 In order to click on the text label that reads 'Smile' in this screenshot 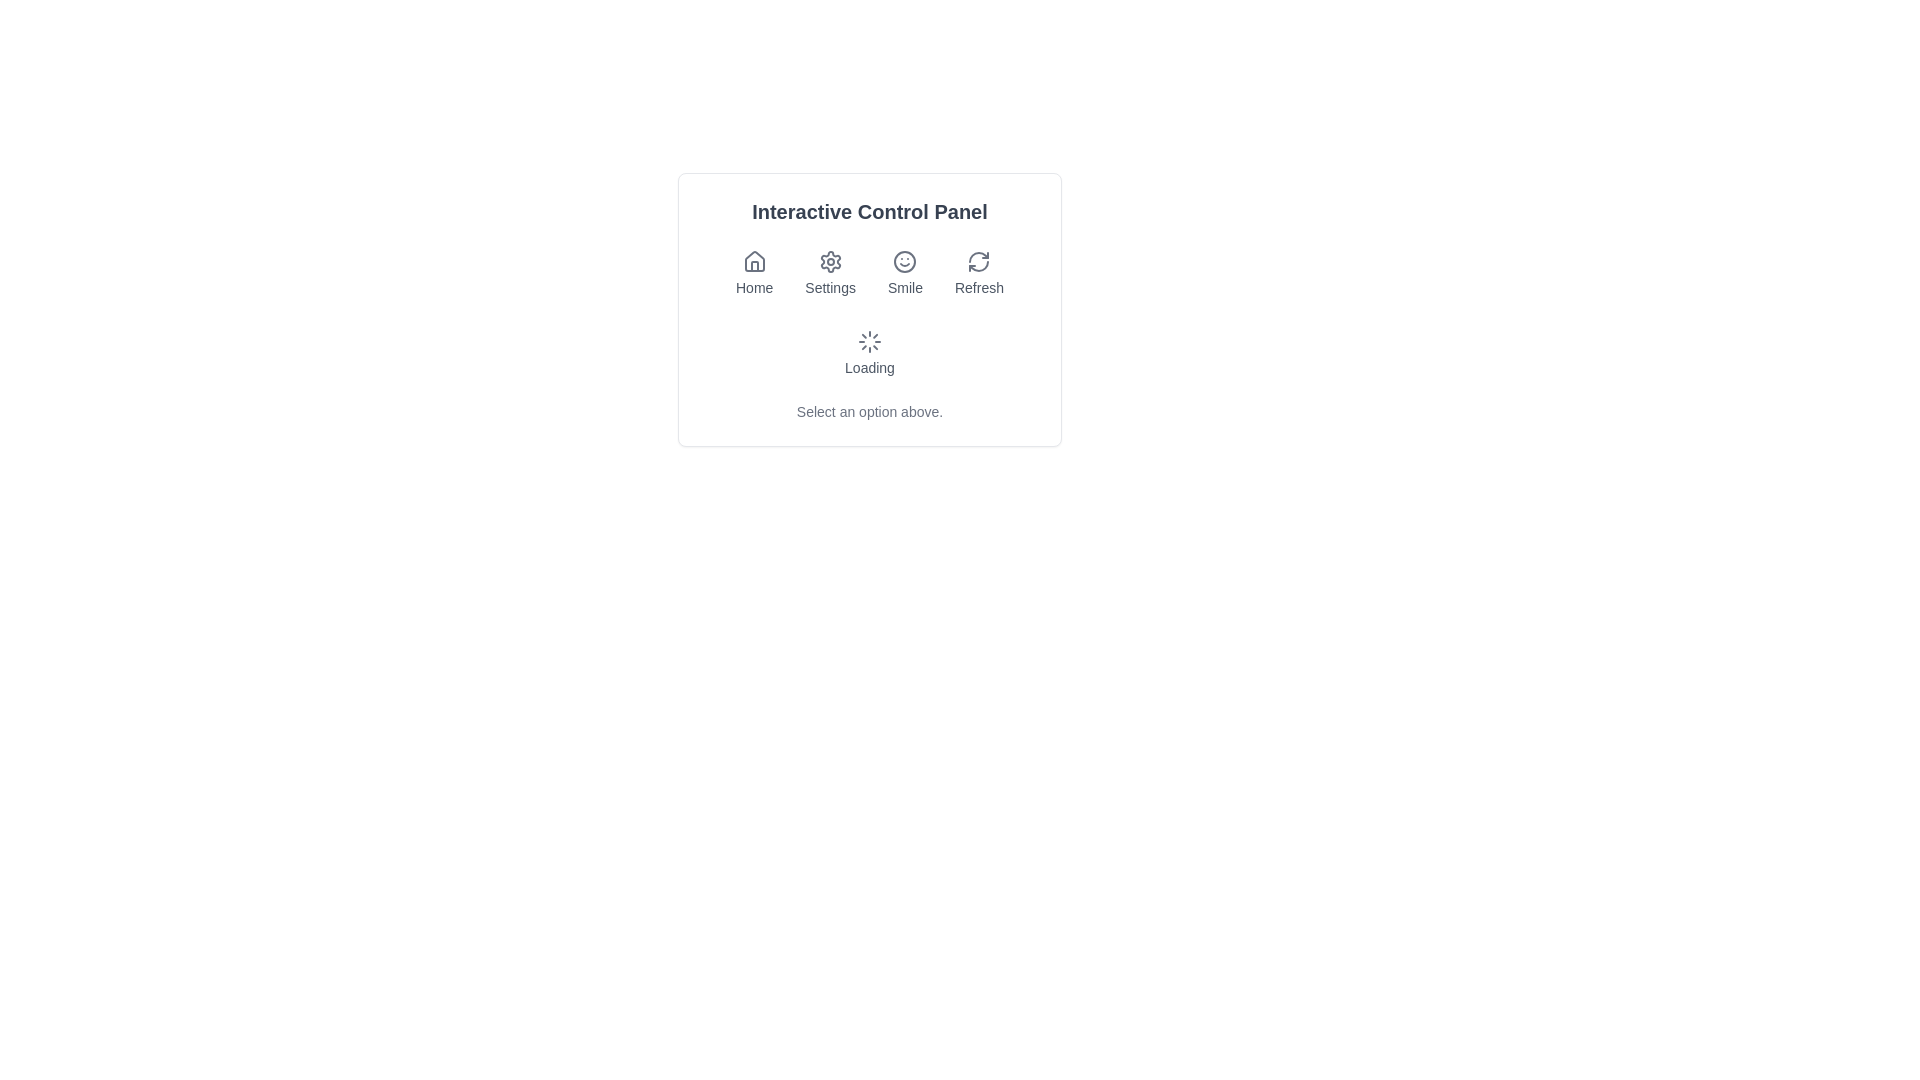, I will do `click(904, 288)`.